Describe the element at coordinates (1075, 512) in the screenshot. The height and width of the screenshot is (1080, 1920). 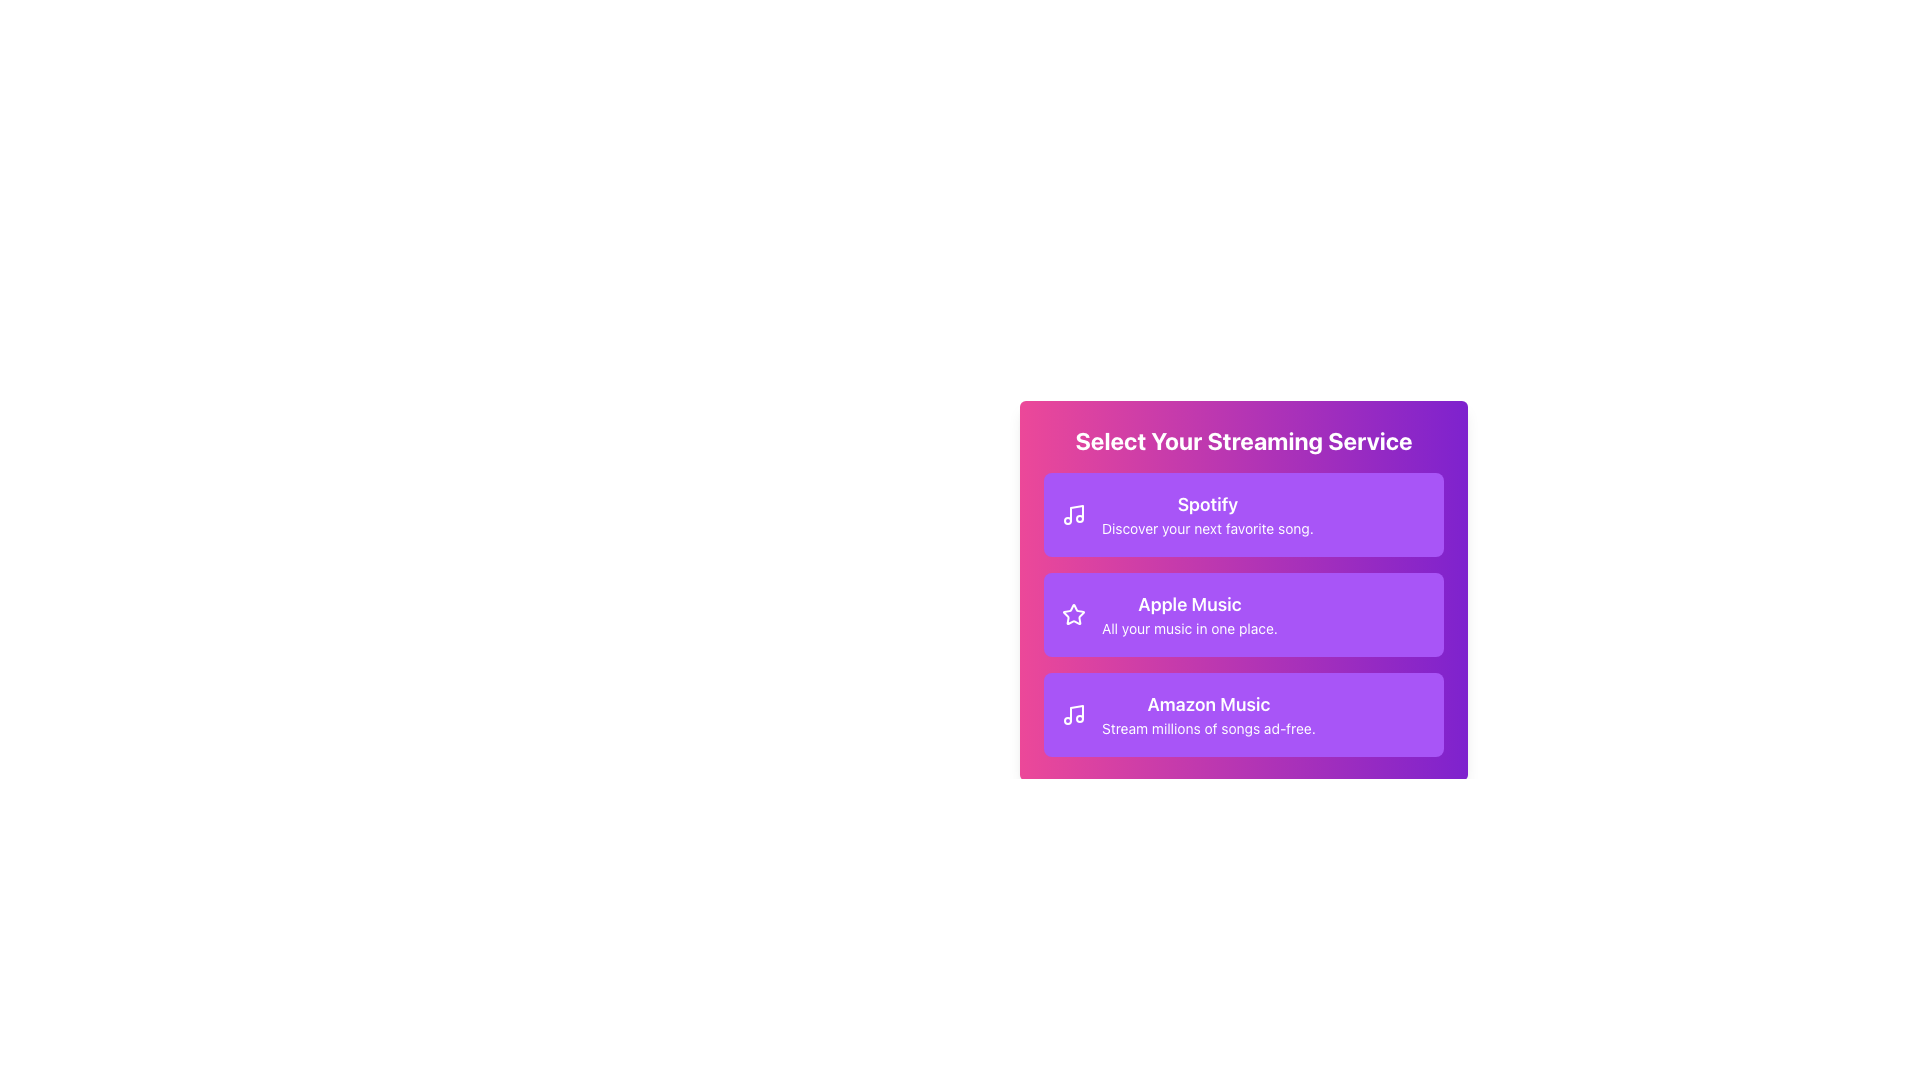
I see `the decorative part of the musical note icon representing the Spotify option, located to the left of the text 'Spotify' in the first option of the list inside the modal window` at that location.